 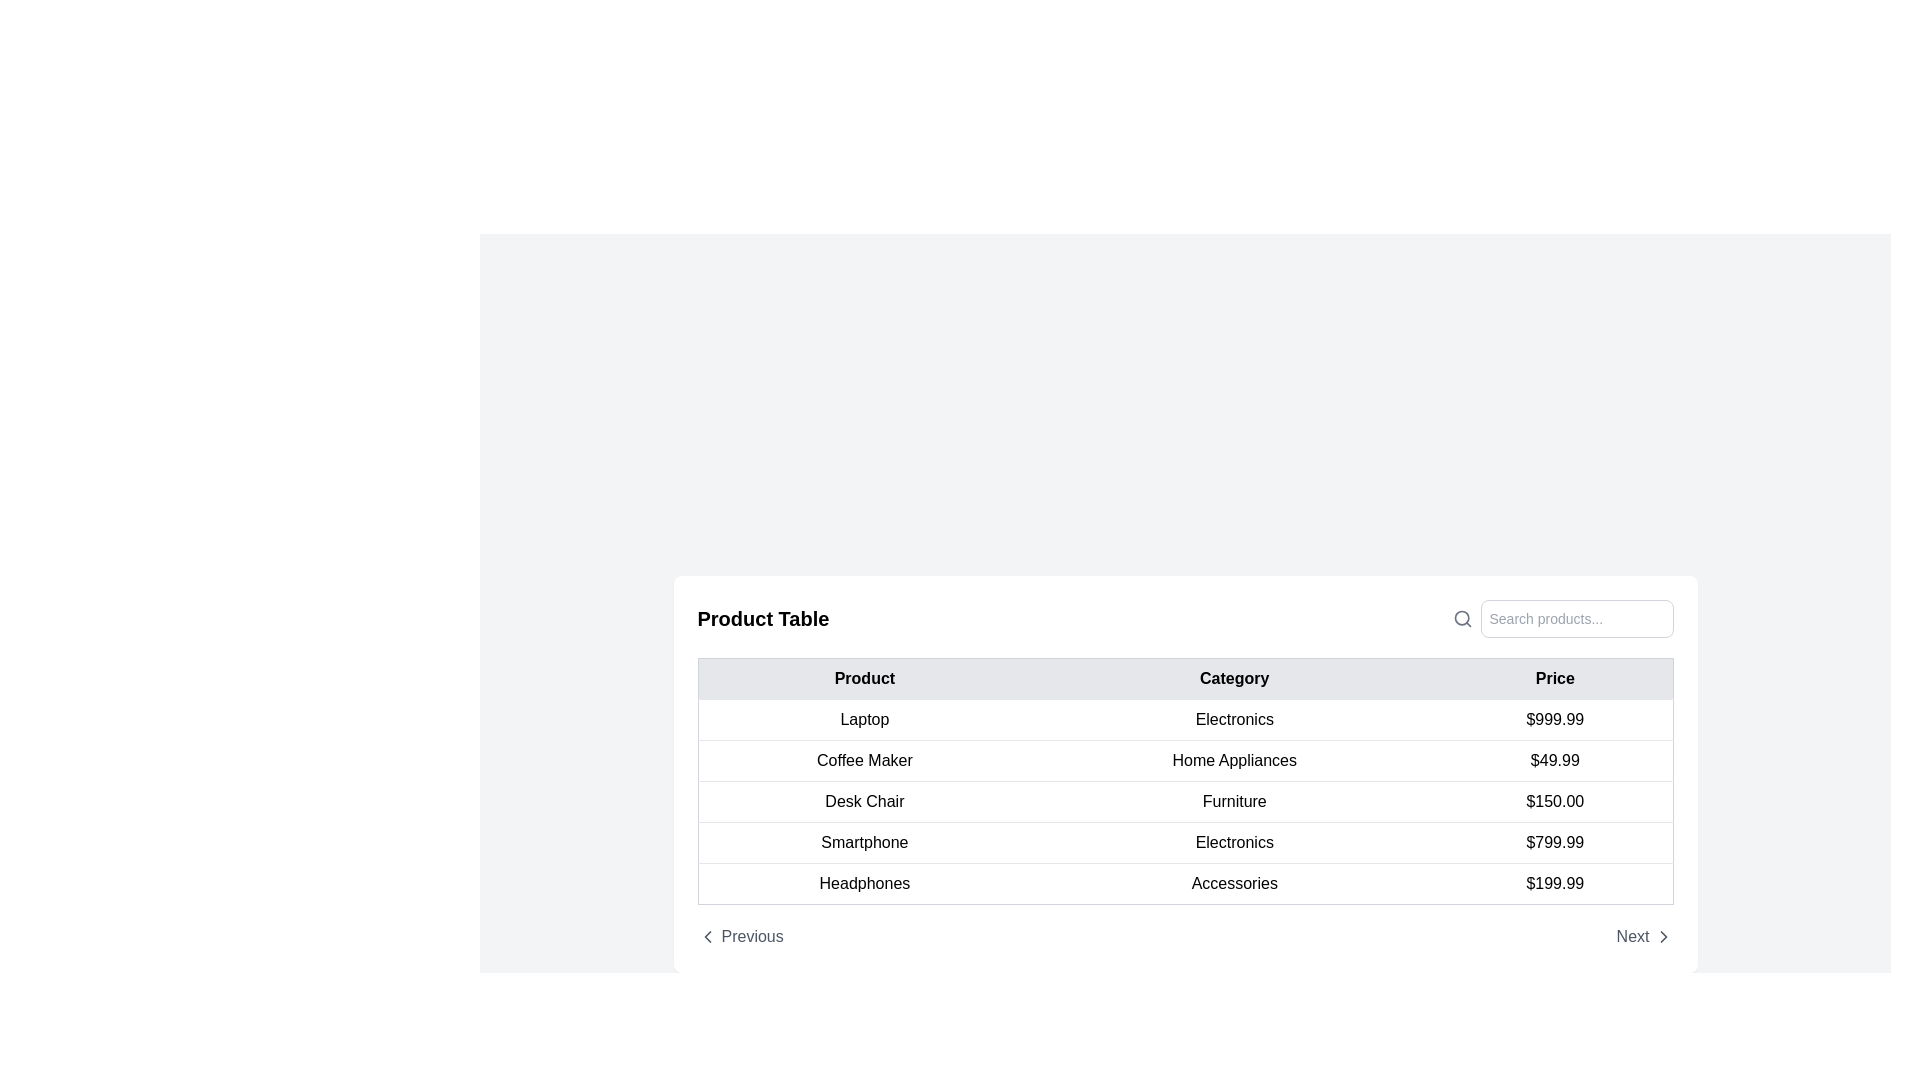 I want to click on information presented in the table row displaying 'Desk Chair', 'Furniture', and '$150.00', which is positioned between the 'Coffee Maker' and 'Smartphone' rows, so click(x=1185, y=800).